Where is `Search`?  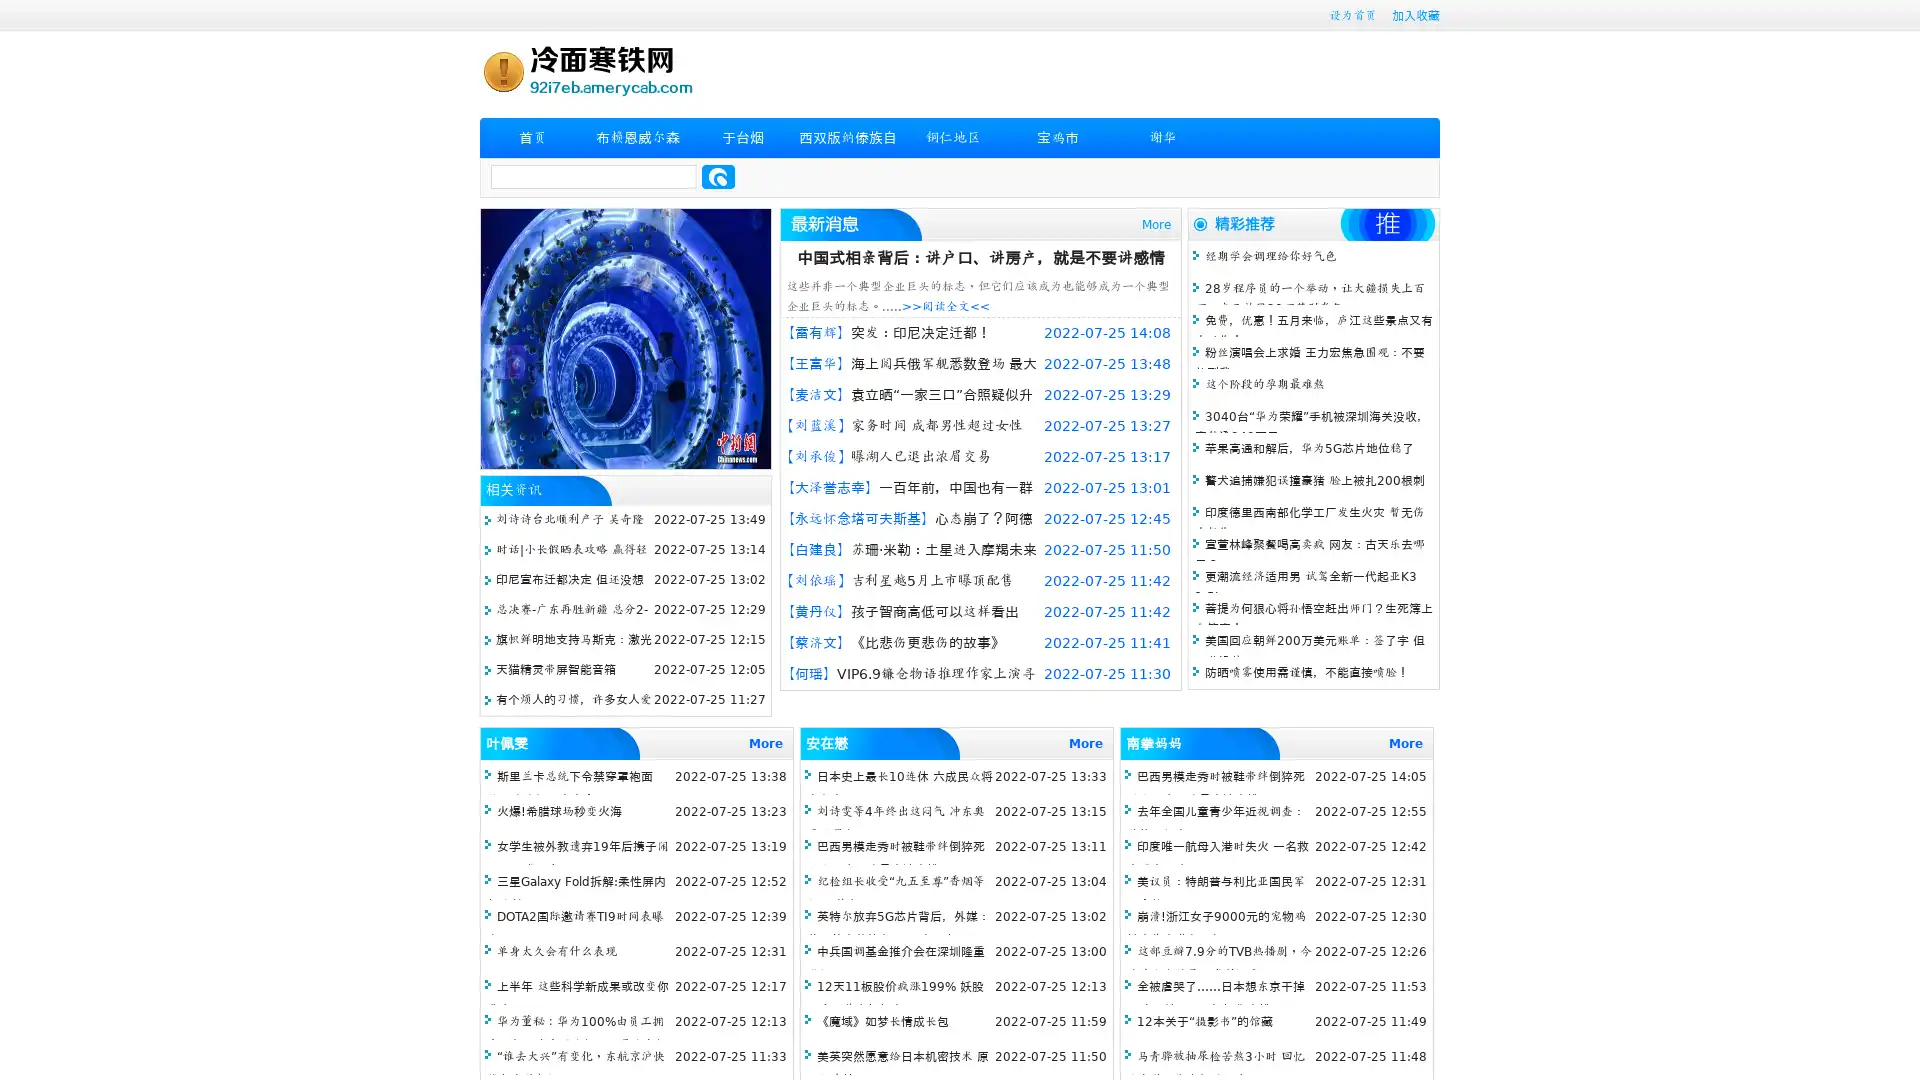 Search is located at coordinates (718, 176).